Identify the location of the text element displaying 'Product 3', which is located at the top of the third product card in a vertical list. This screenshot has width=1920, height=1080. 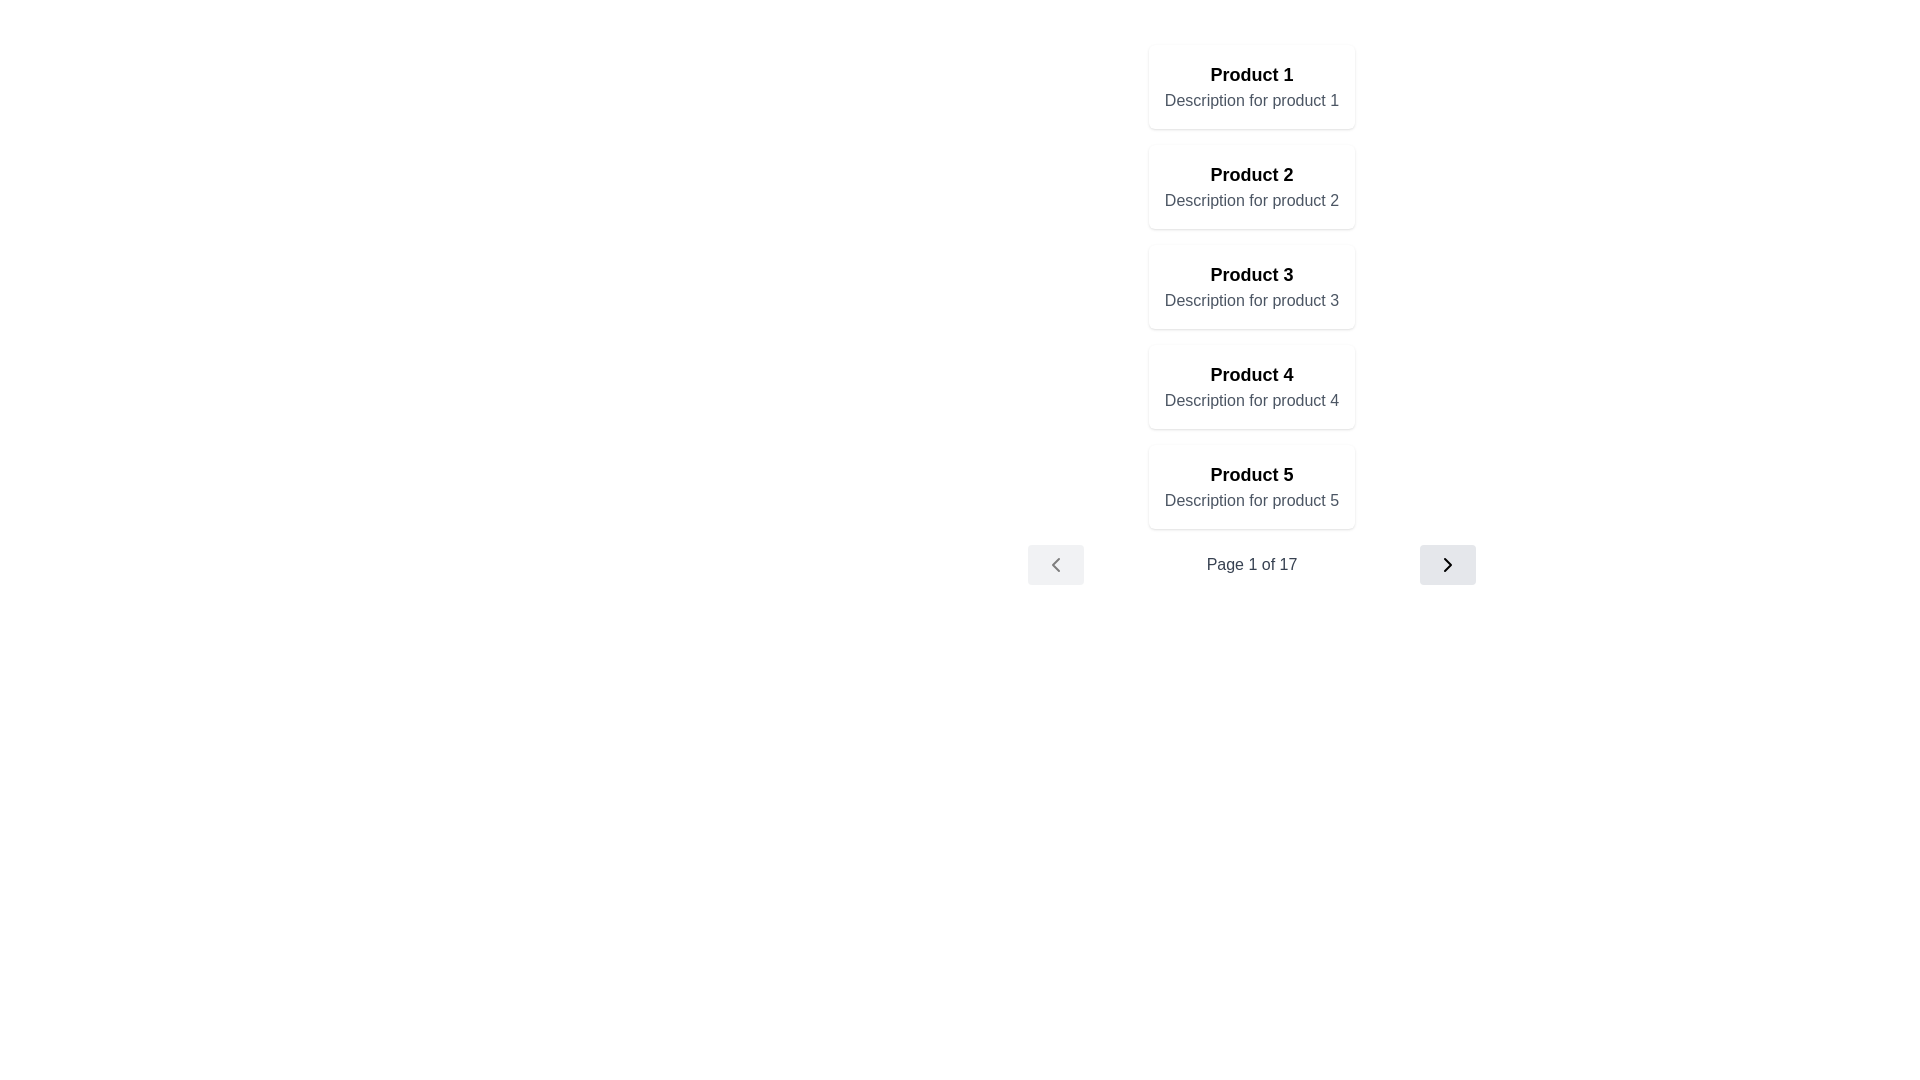
(1251, 274).